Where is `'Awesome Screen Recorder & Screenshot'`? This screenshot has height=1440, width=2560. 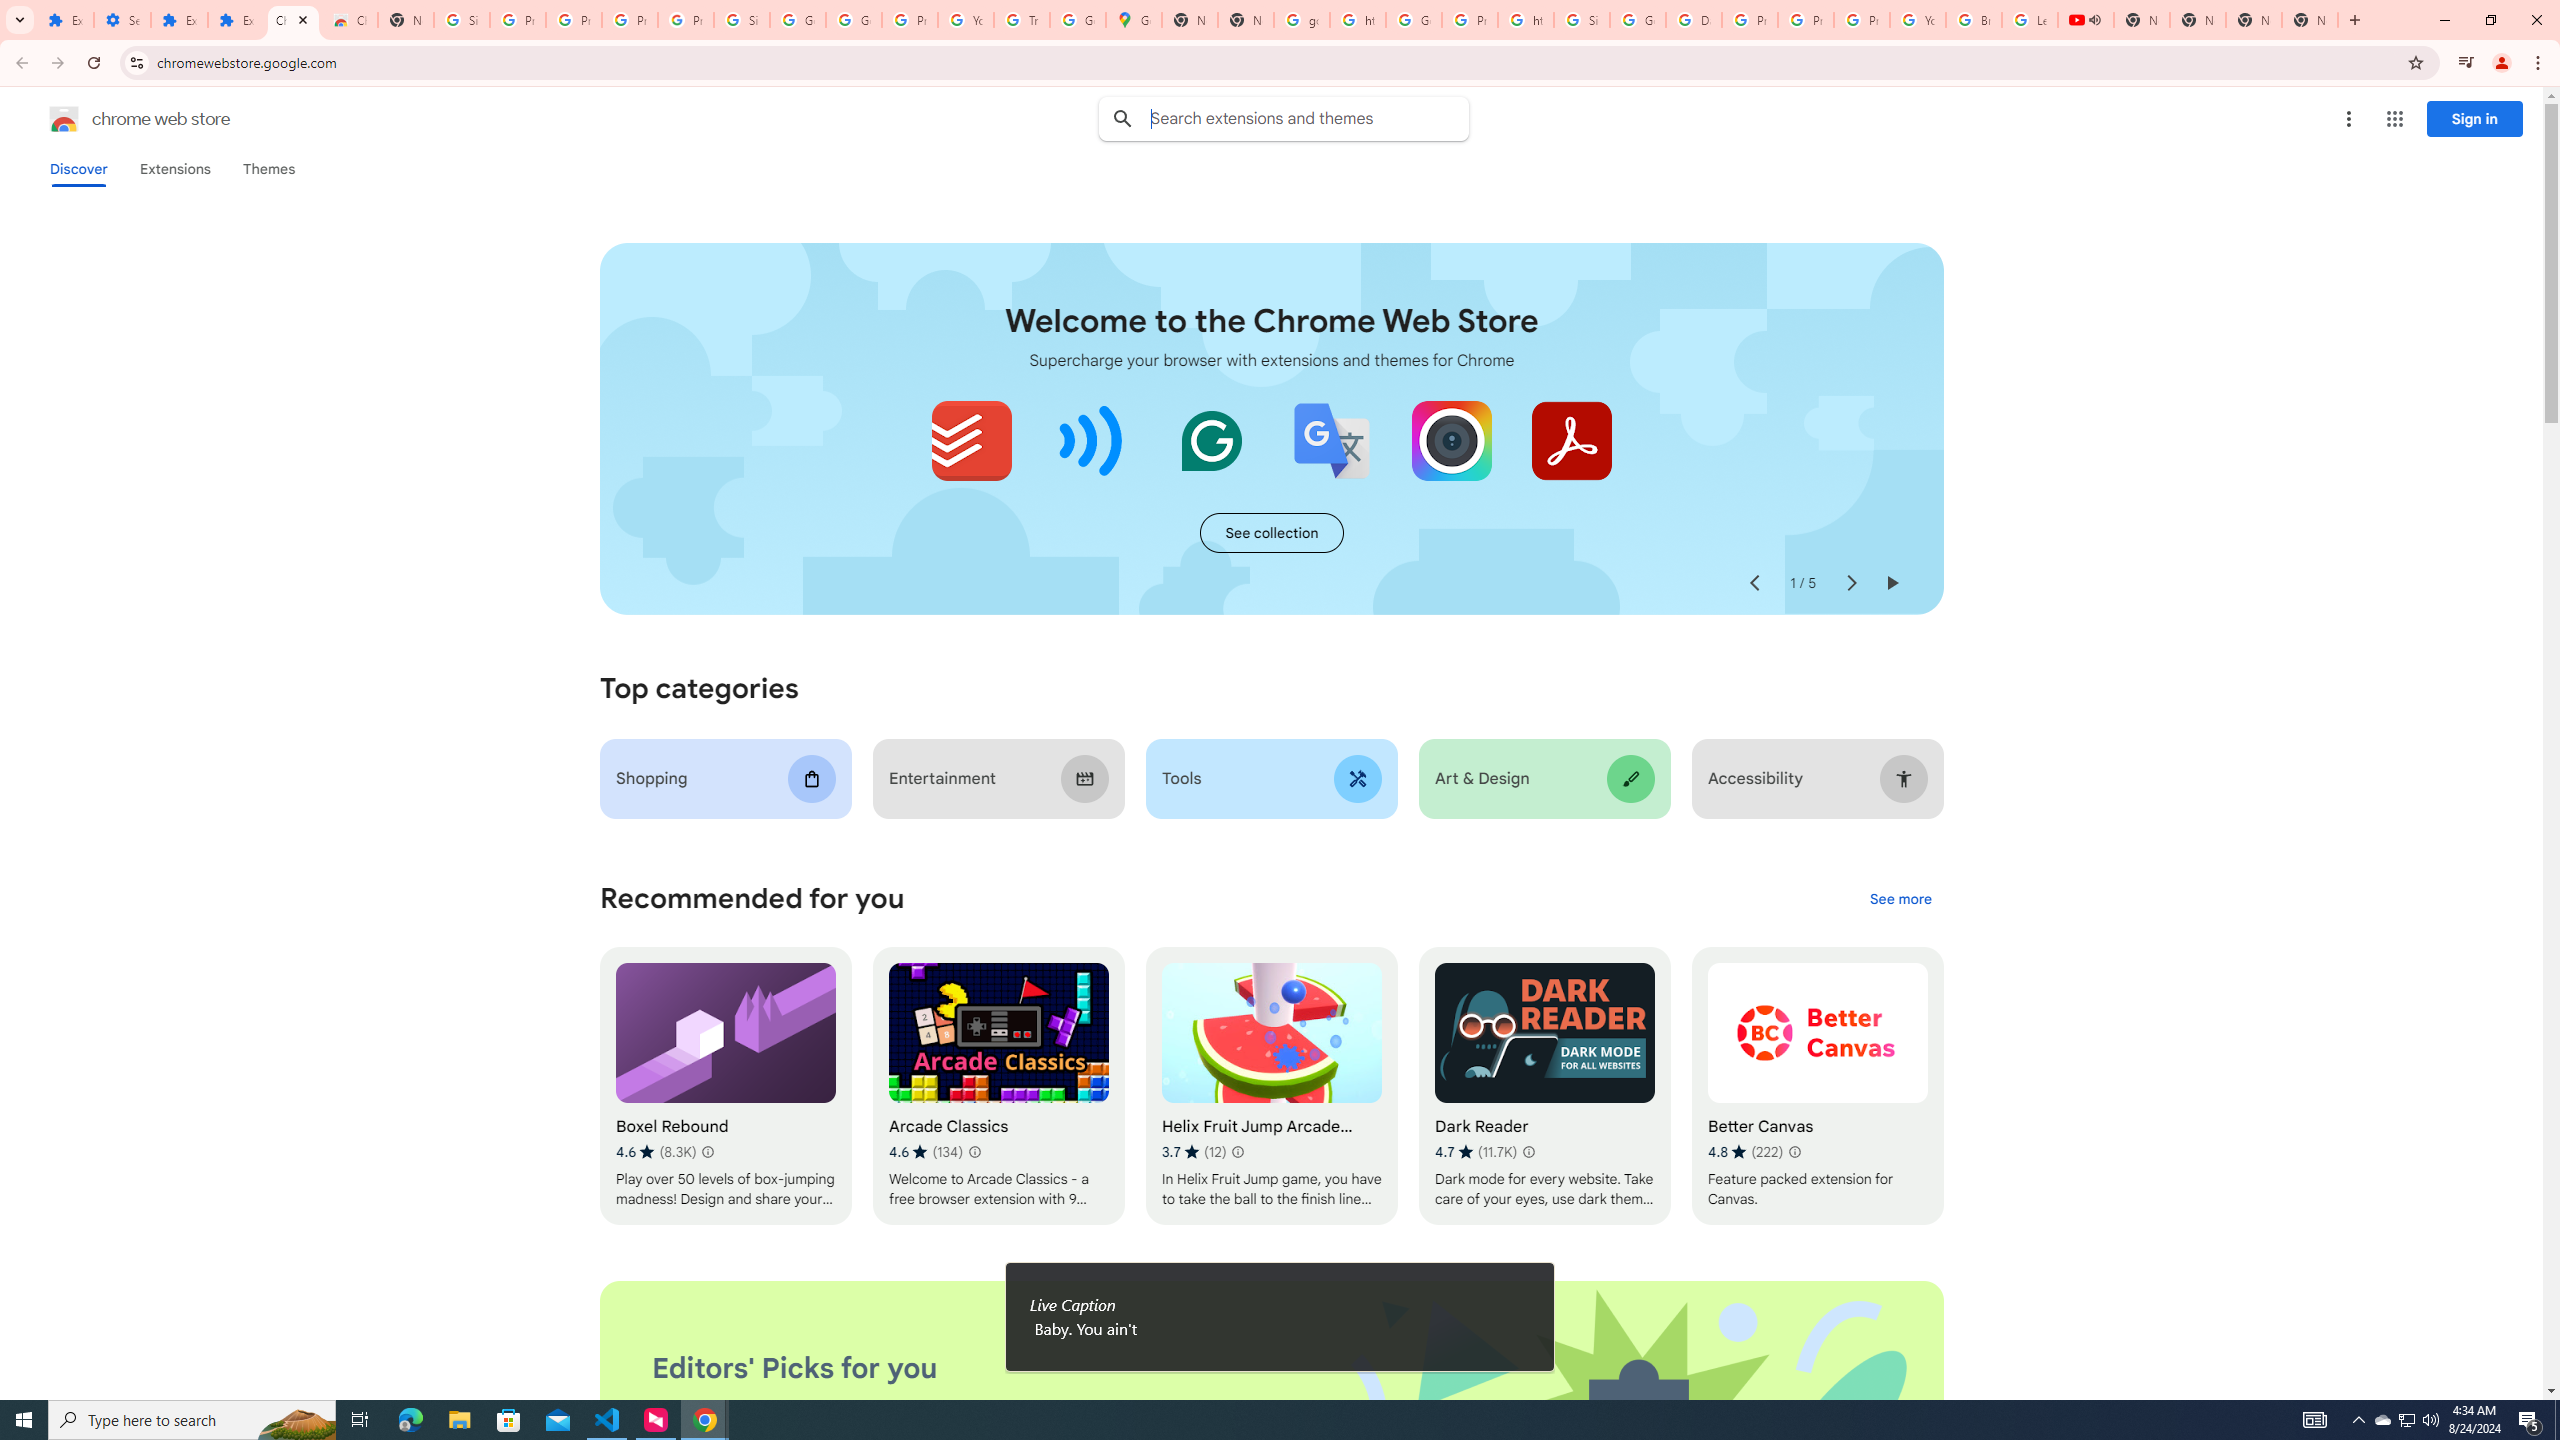
'Awesome Screen Recorder & Screenshot' is located at coordinates (1451, 440).